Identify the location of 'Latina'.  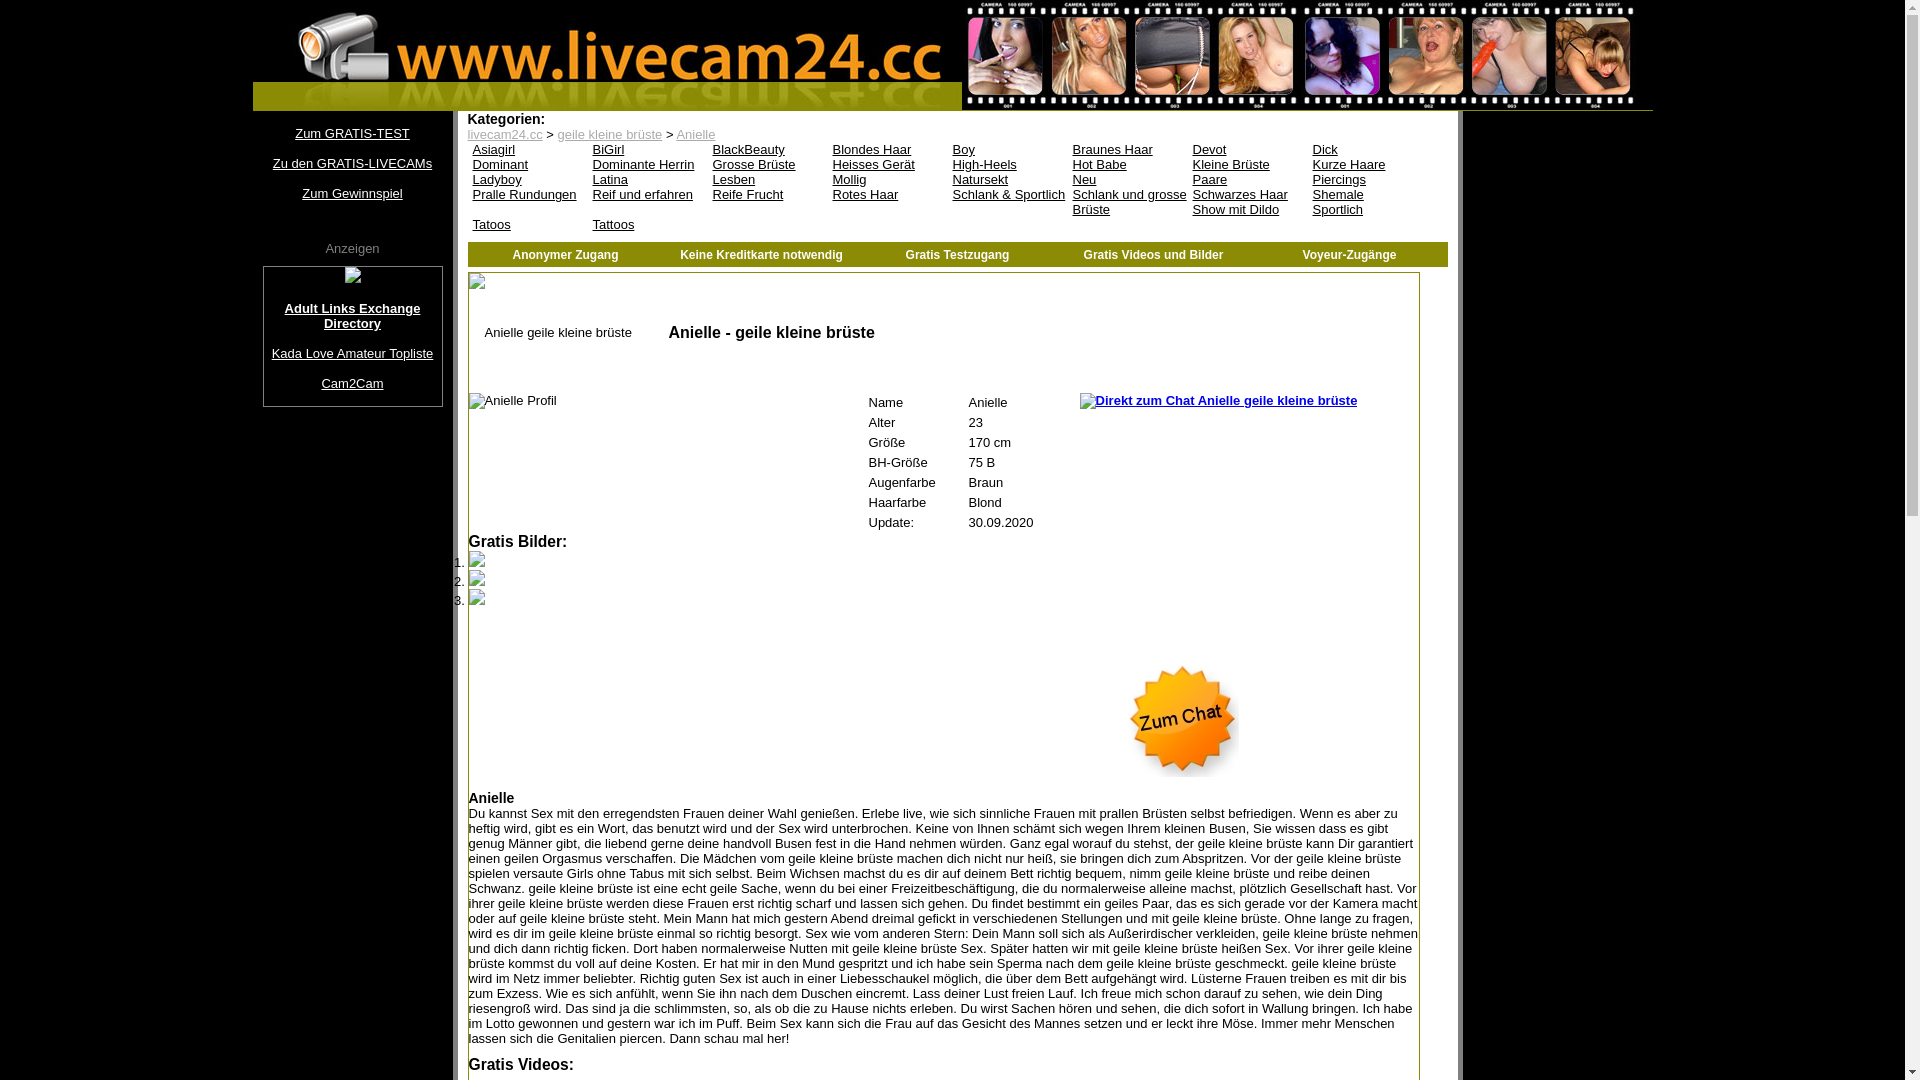
(648, 178).